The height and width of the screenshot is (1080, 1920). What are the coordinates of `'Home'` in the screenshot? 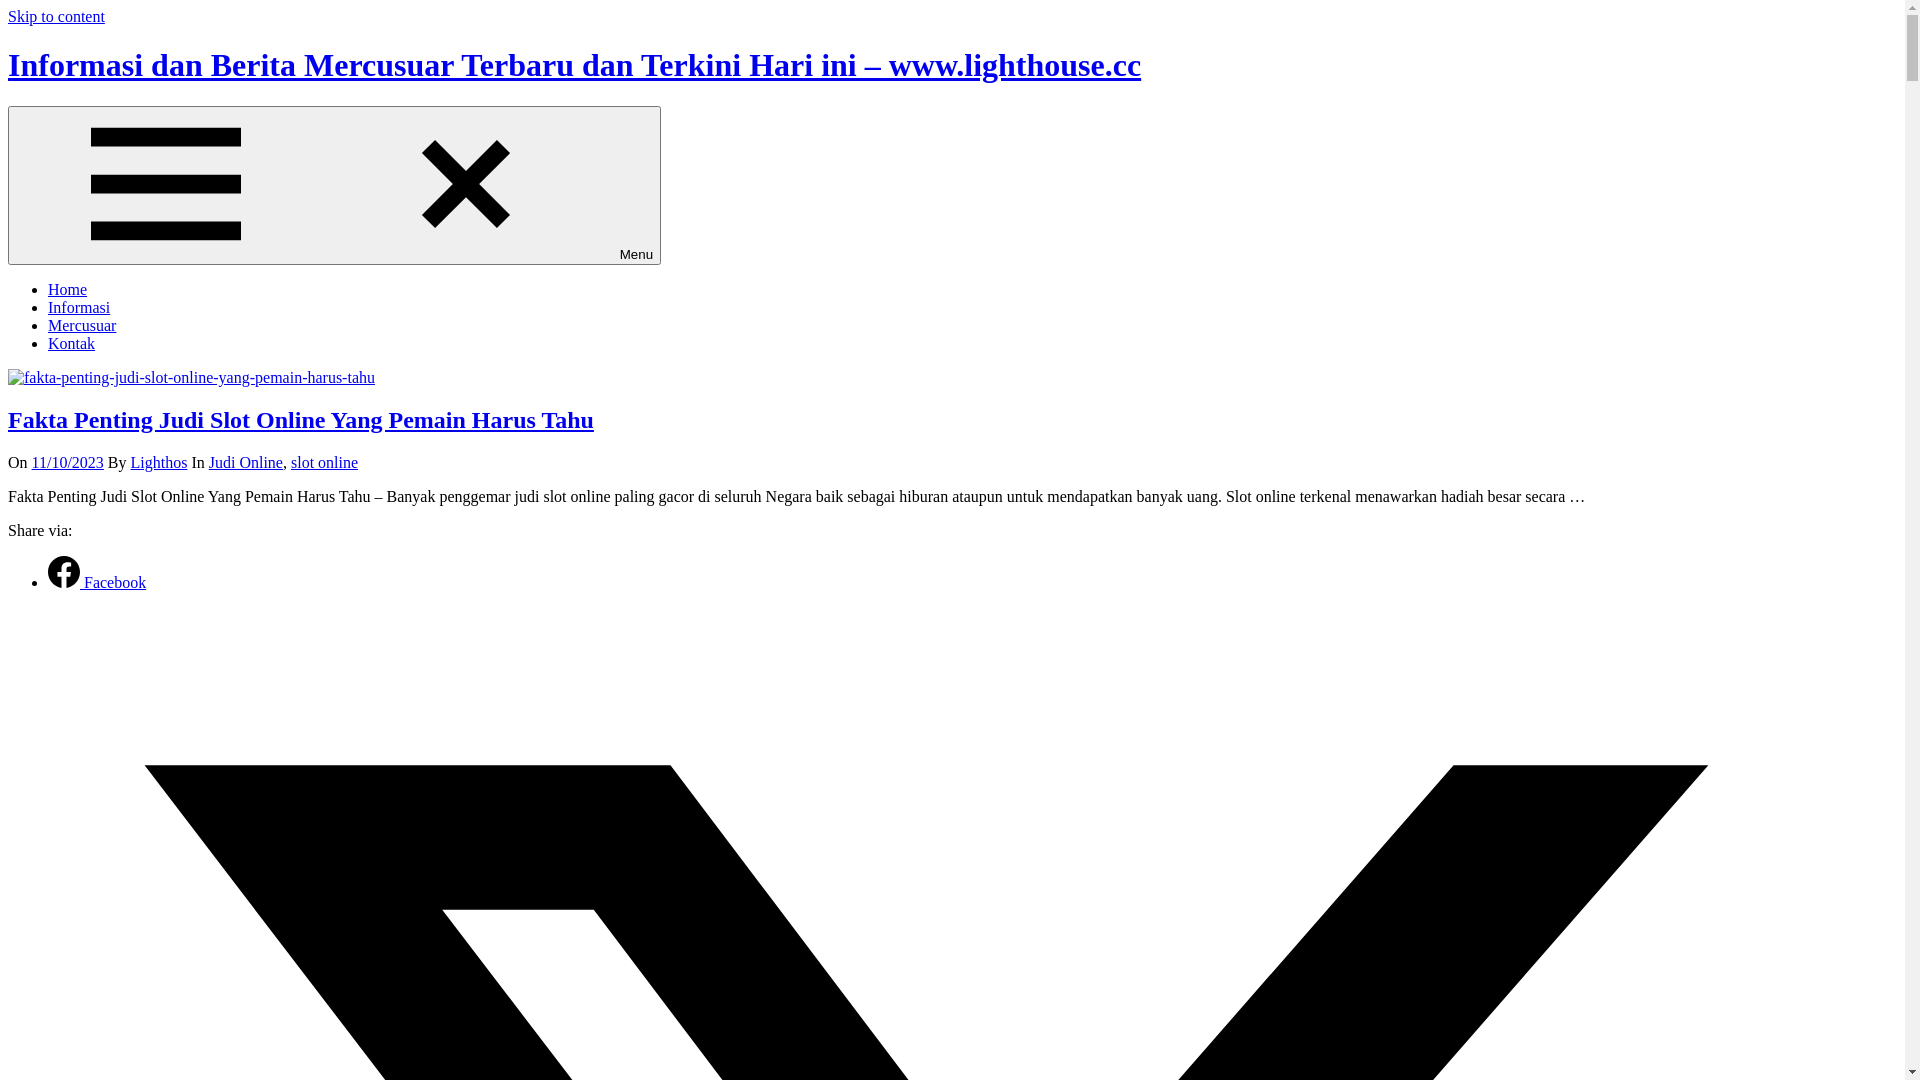 It's located at (67, 289).